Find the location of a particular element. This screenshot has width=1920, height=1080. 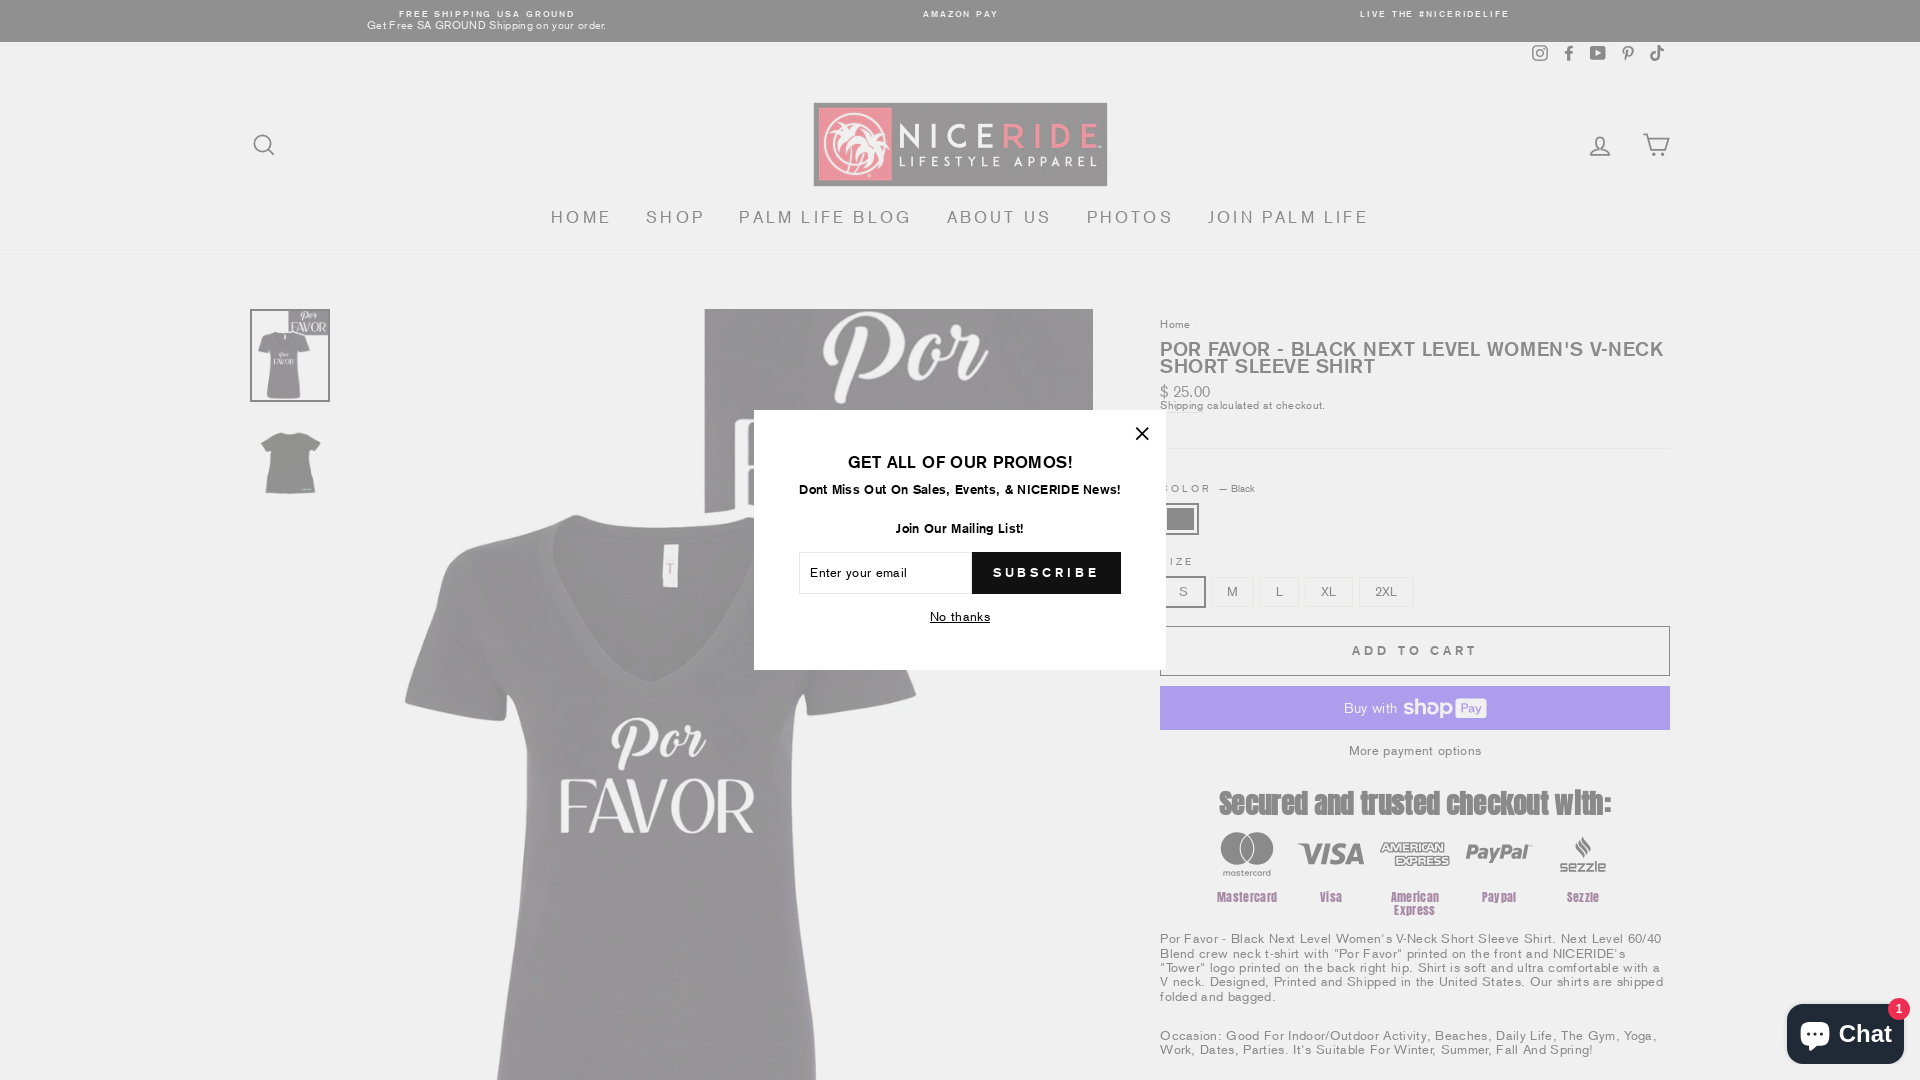

'PALM LIFE BLOG' is located at coordinates (825, 217).